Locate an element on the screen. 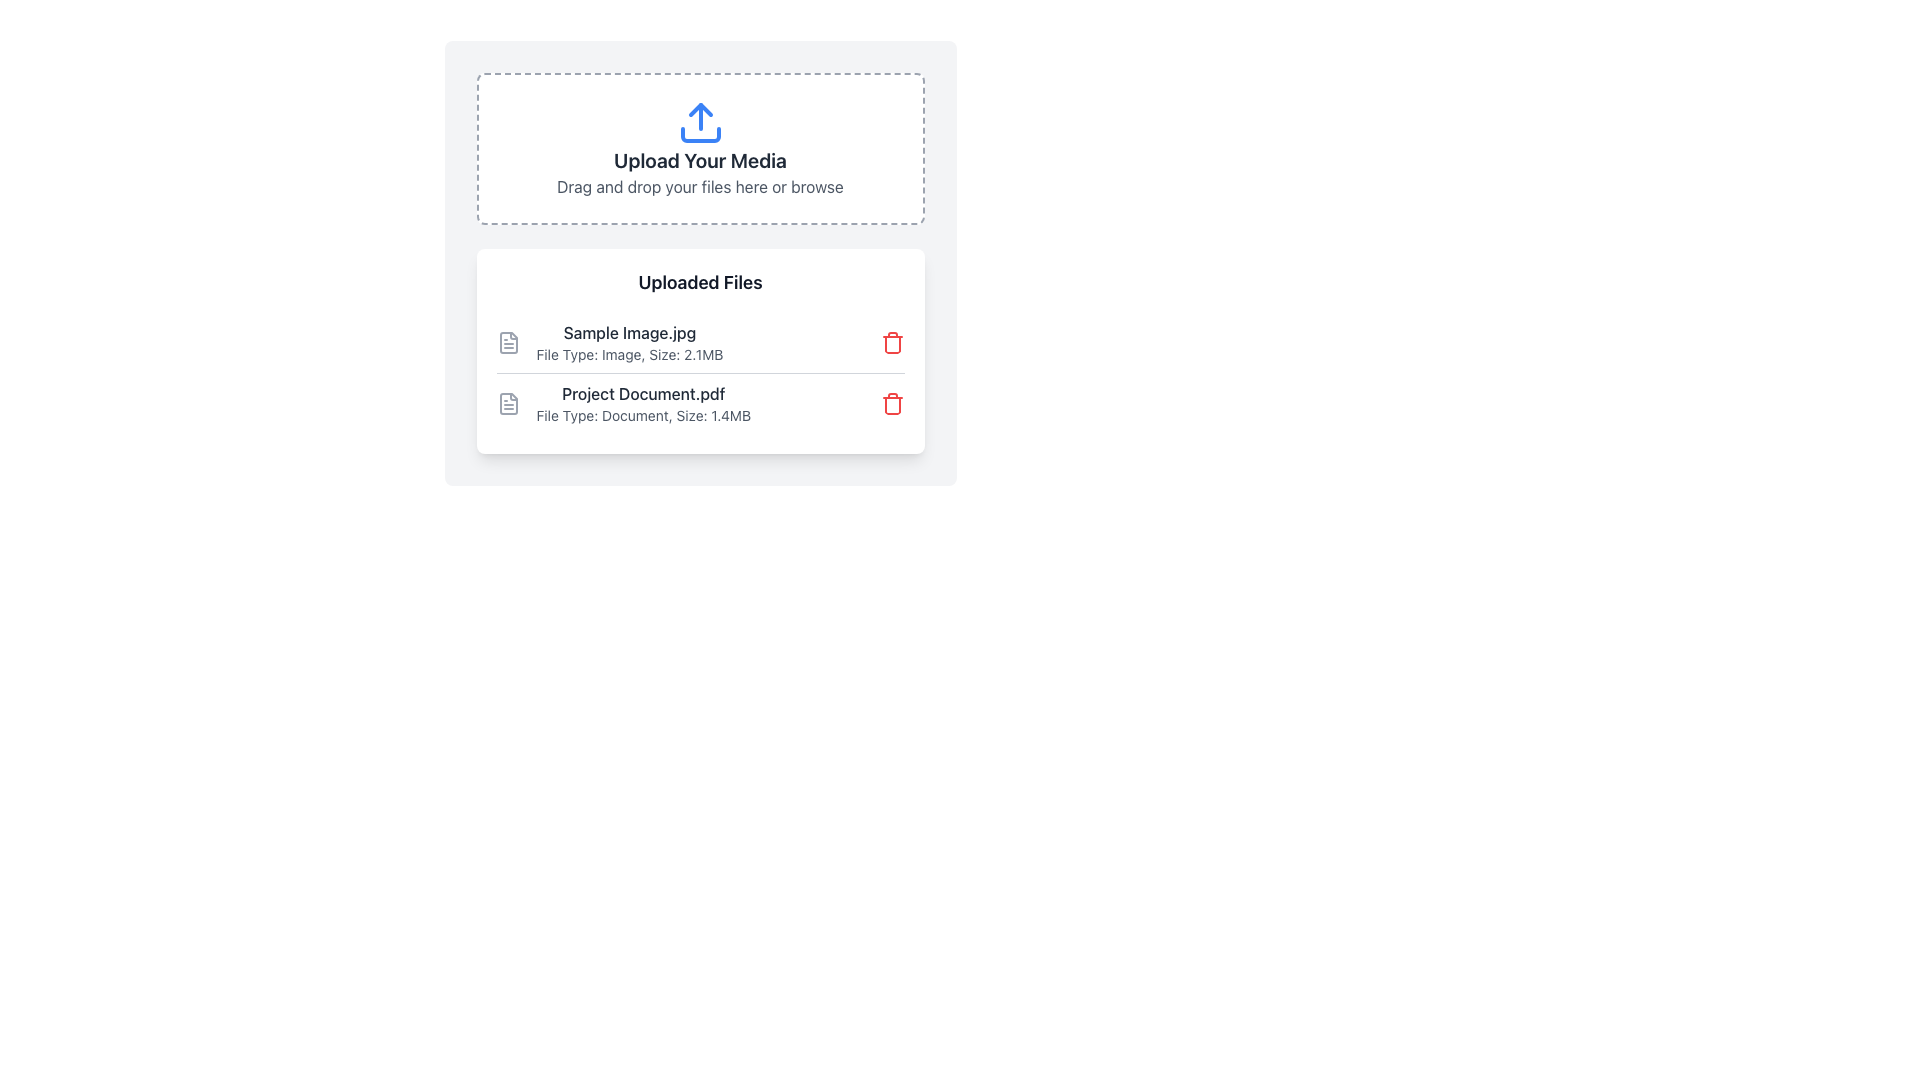 The image size is (1920, 1080). the file name 'Project Document.pdf' in the 'Uploaded Files' section is located at coordinates (622, 404).